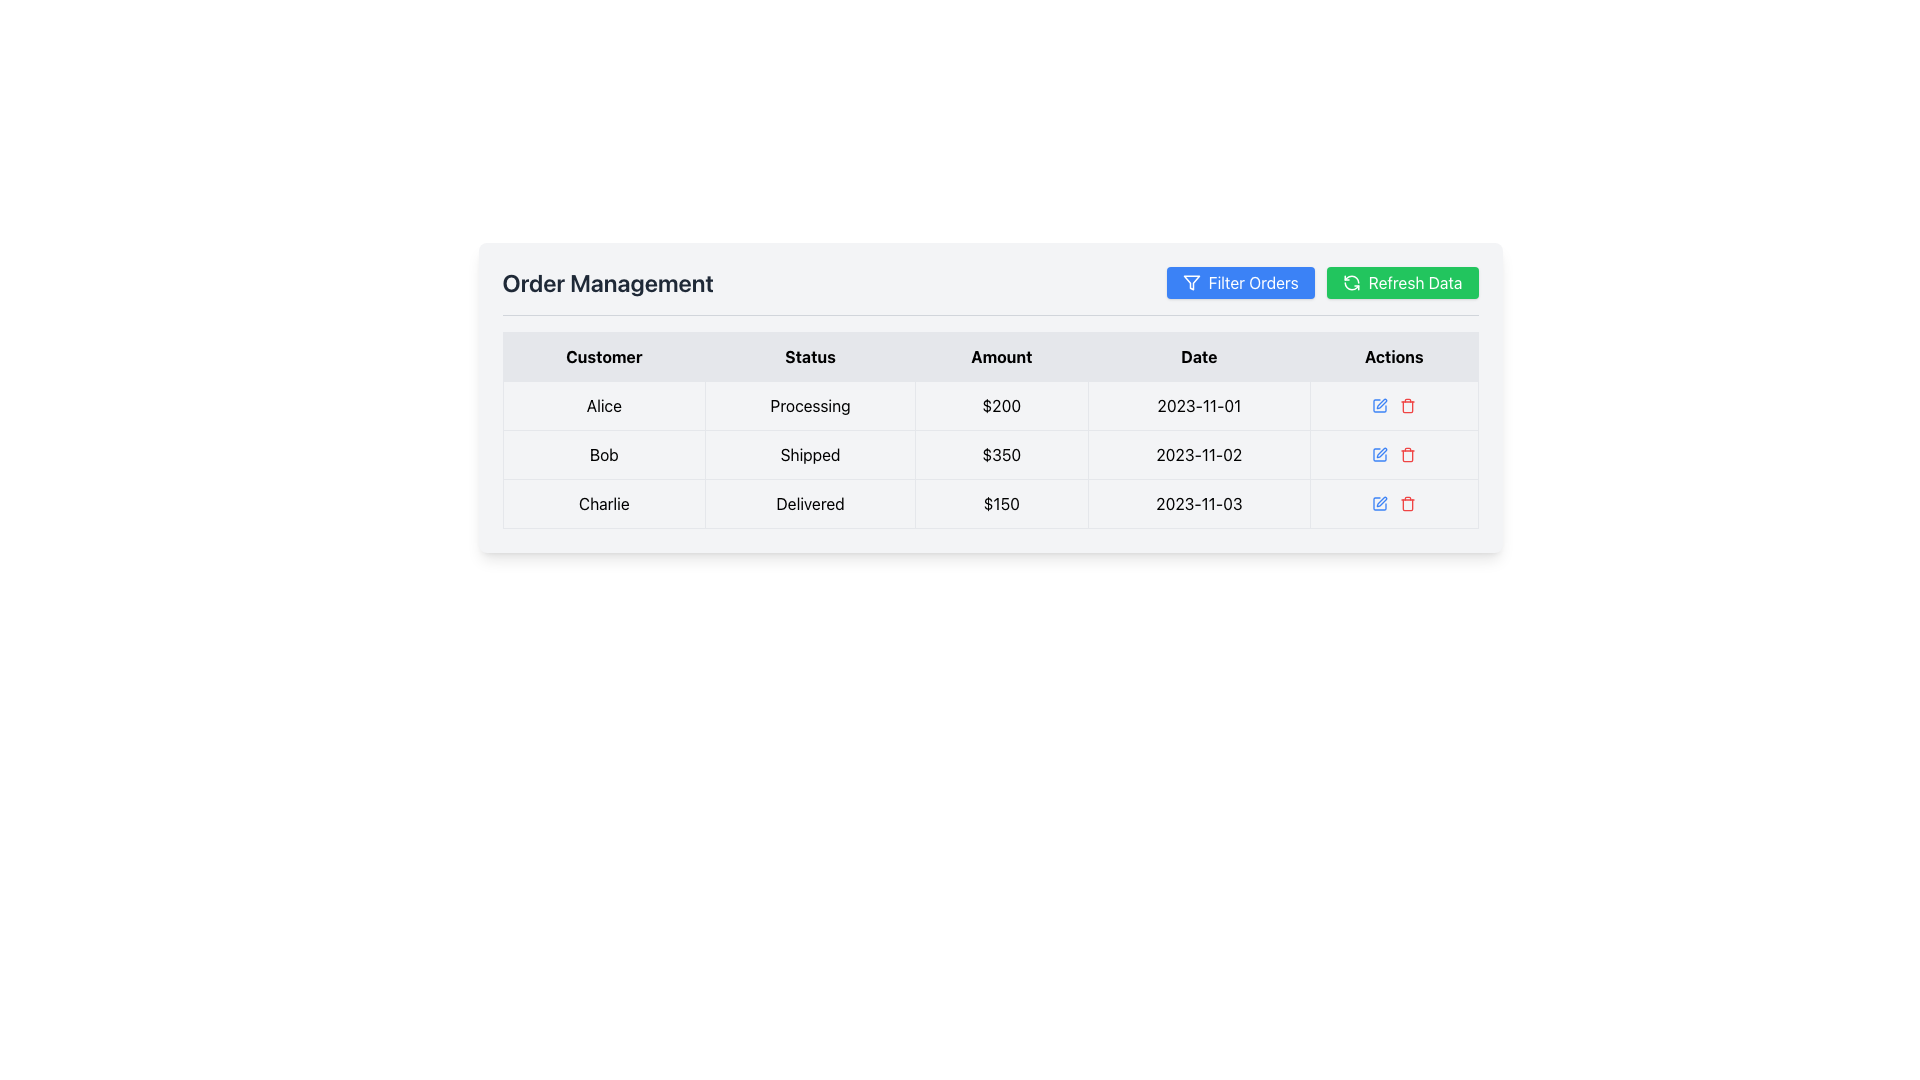 This screenshot has width=1920, height=1080. What do you see at coordinates (1001, 356) in the screenshot?
I see `the 'Amount' column header, which is the third item in a row of headers in the table, positioned between the 'Status' and 'Date' headers` at bounding box center [1001, 356].